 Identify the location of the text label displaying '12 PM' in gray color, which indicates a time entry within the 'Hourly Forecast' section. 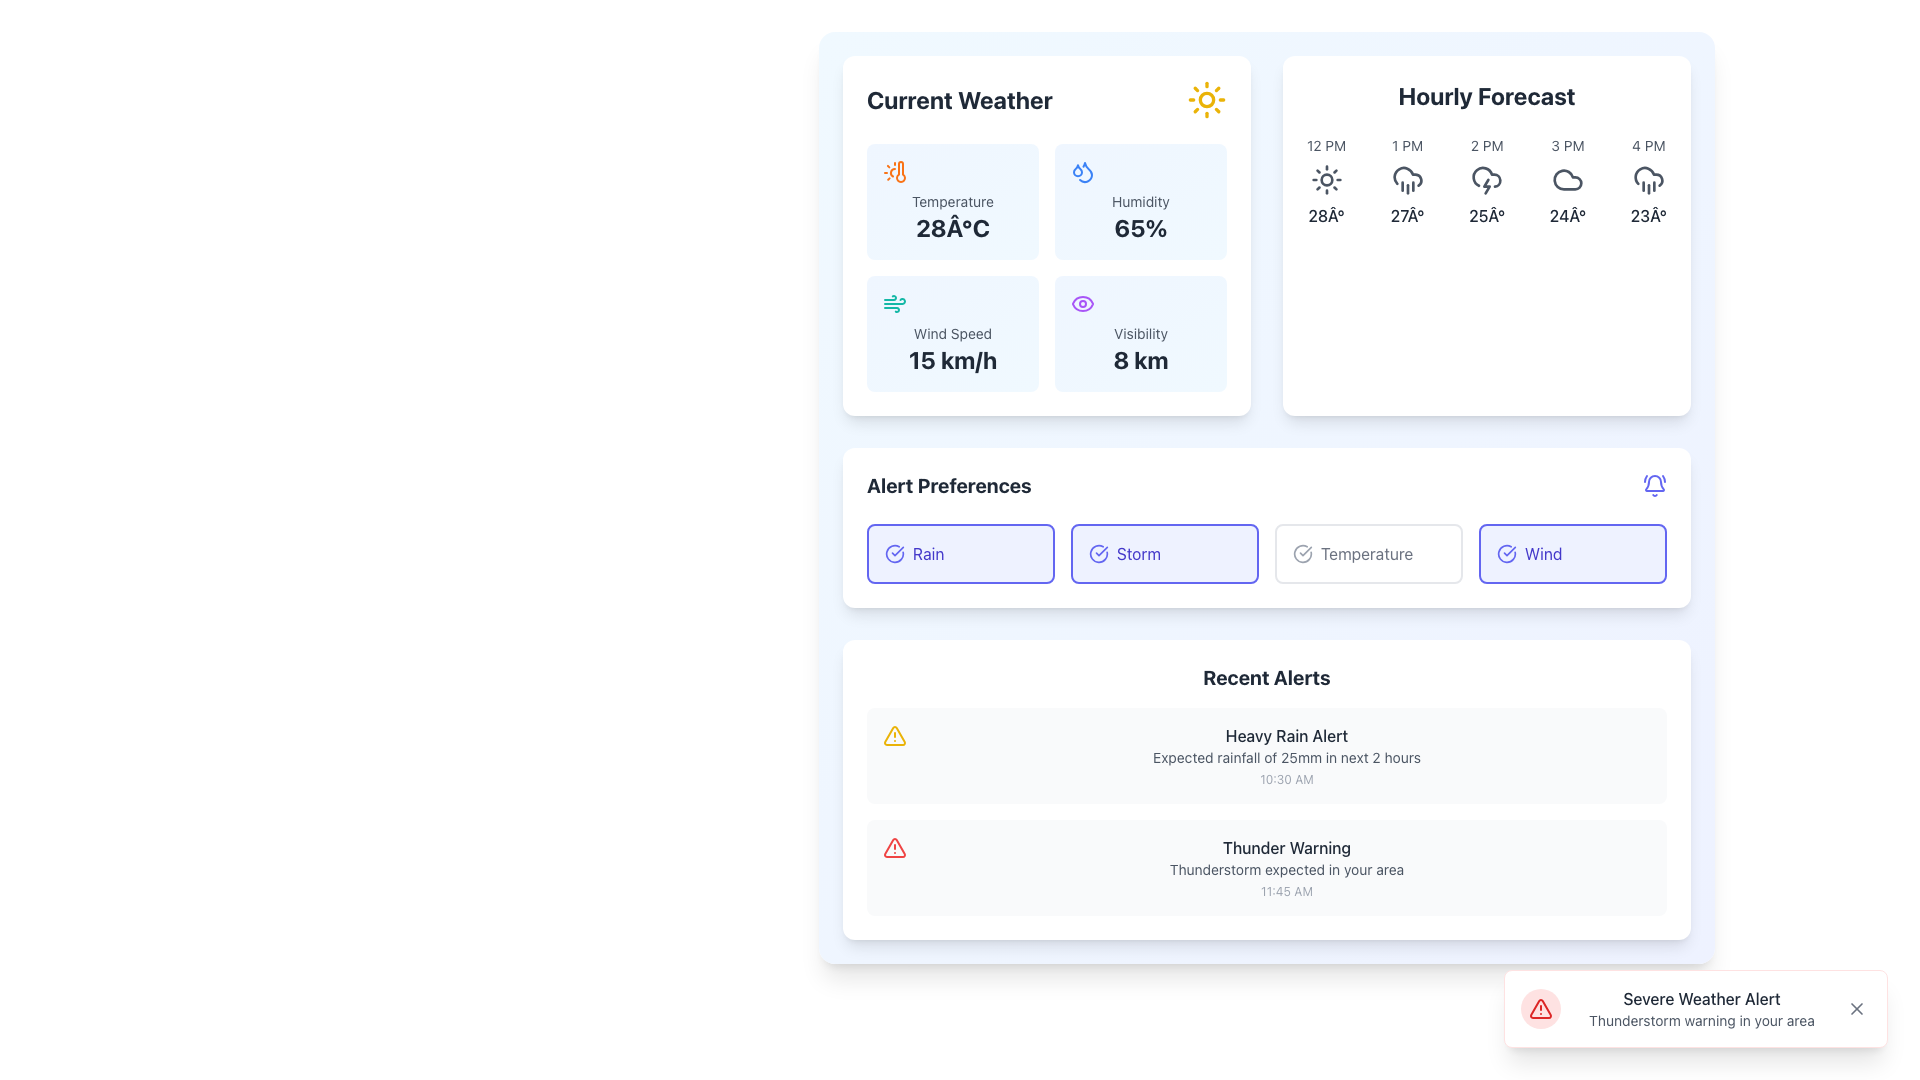
(1326, 145).